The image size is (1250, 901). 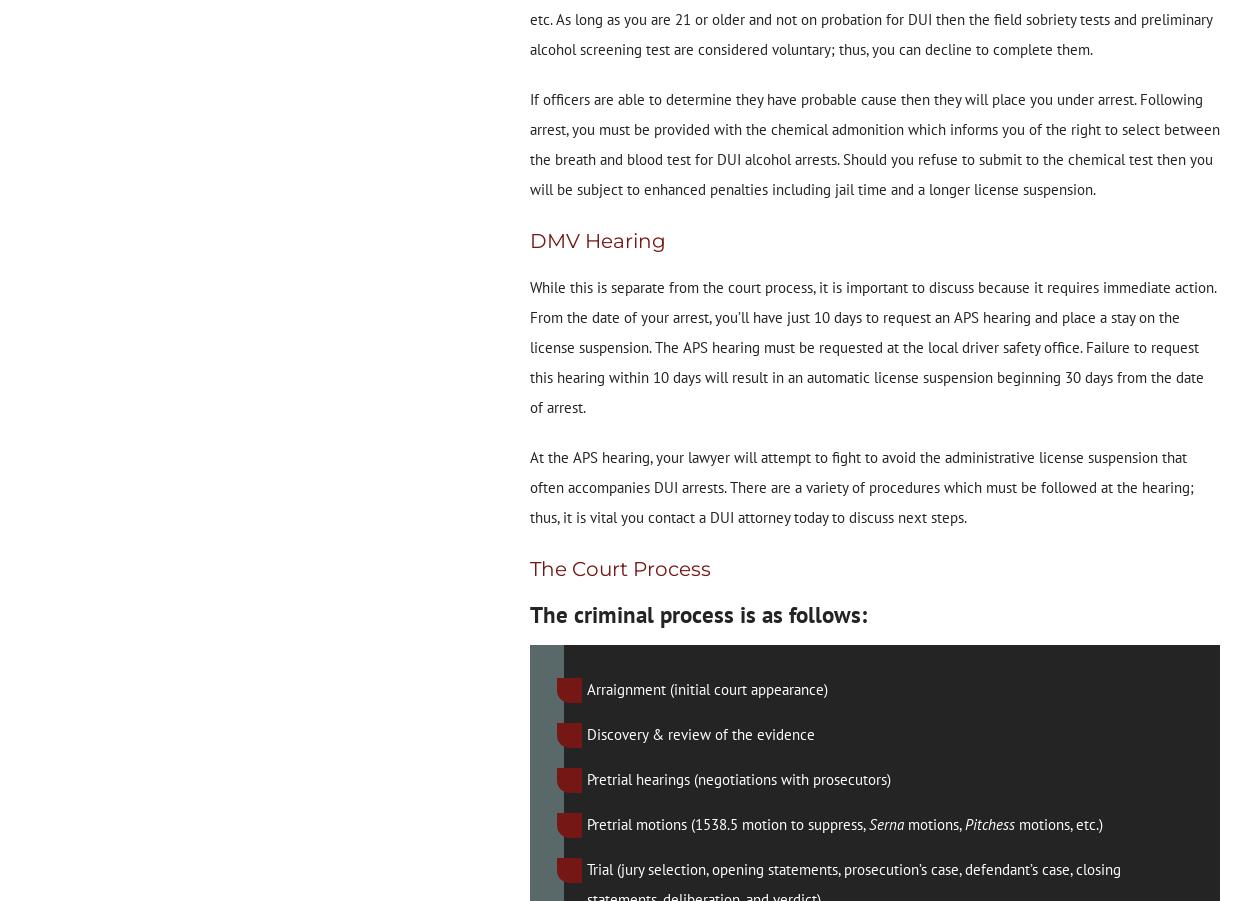 What do you see at coordinates (871, 346) in the screenshot?
I see `'While this is separate from the court process, it is important to discuss because it requires immediate action. From the date of your arrest, you’ll have just 10 days to request an APS hearing and place a stay on the license suspension. The APS hearing must be requested at the local driver safety office. Failure to request this hearing within 10 days will result in an automatic license suspension beginning 30 days from the date of arrest.'` at bounding box center [871, 346].